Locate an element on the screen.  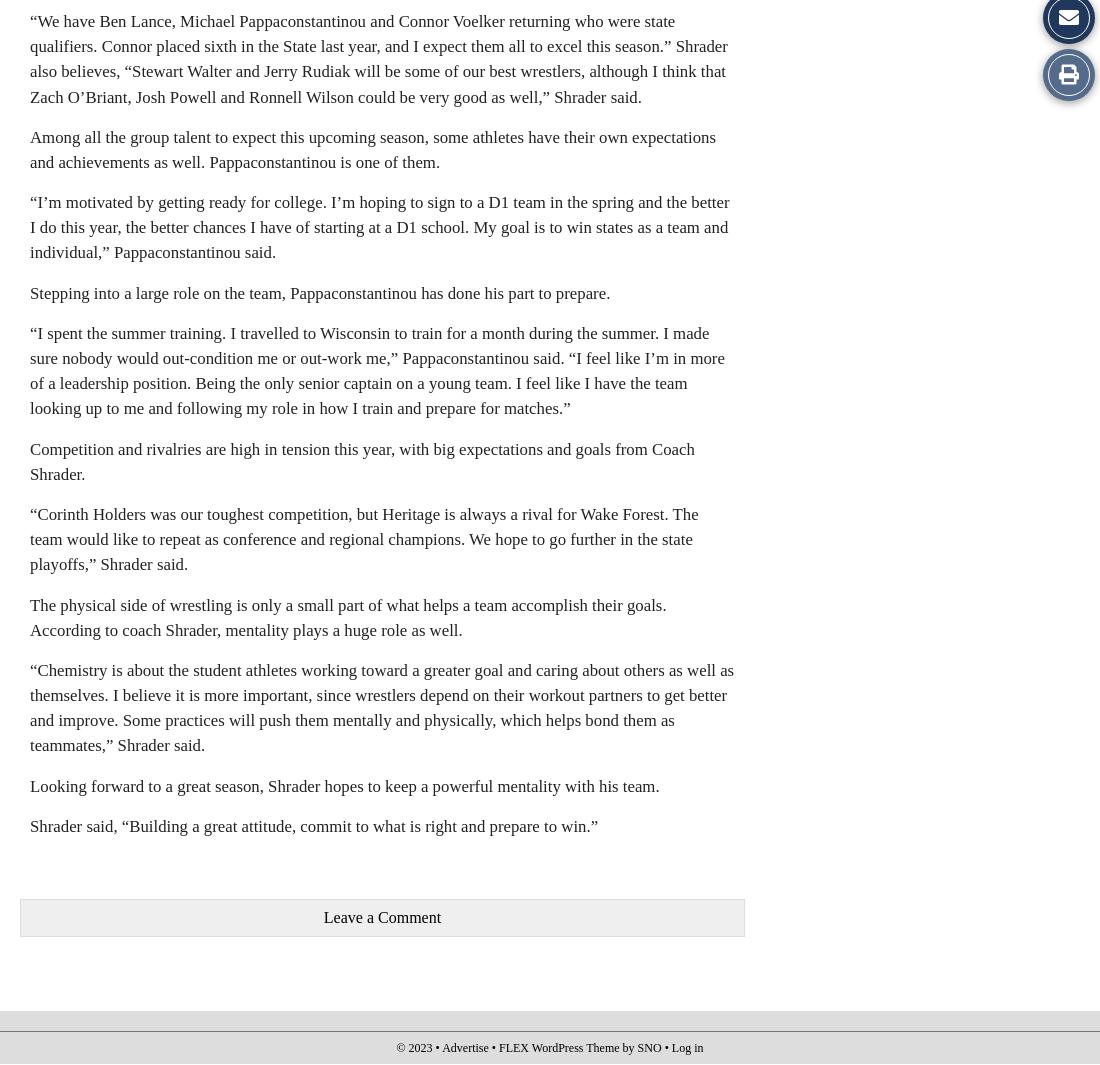
'Stepping into a large role on the team, Pappaconstantinou has done his part to prepare.' is located at coordinates (29, 291).